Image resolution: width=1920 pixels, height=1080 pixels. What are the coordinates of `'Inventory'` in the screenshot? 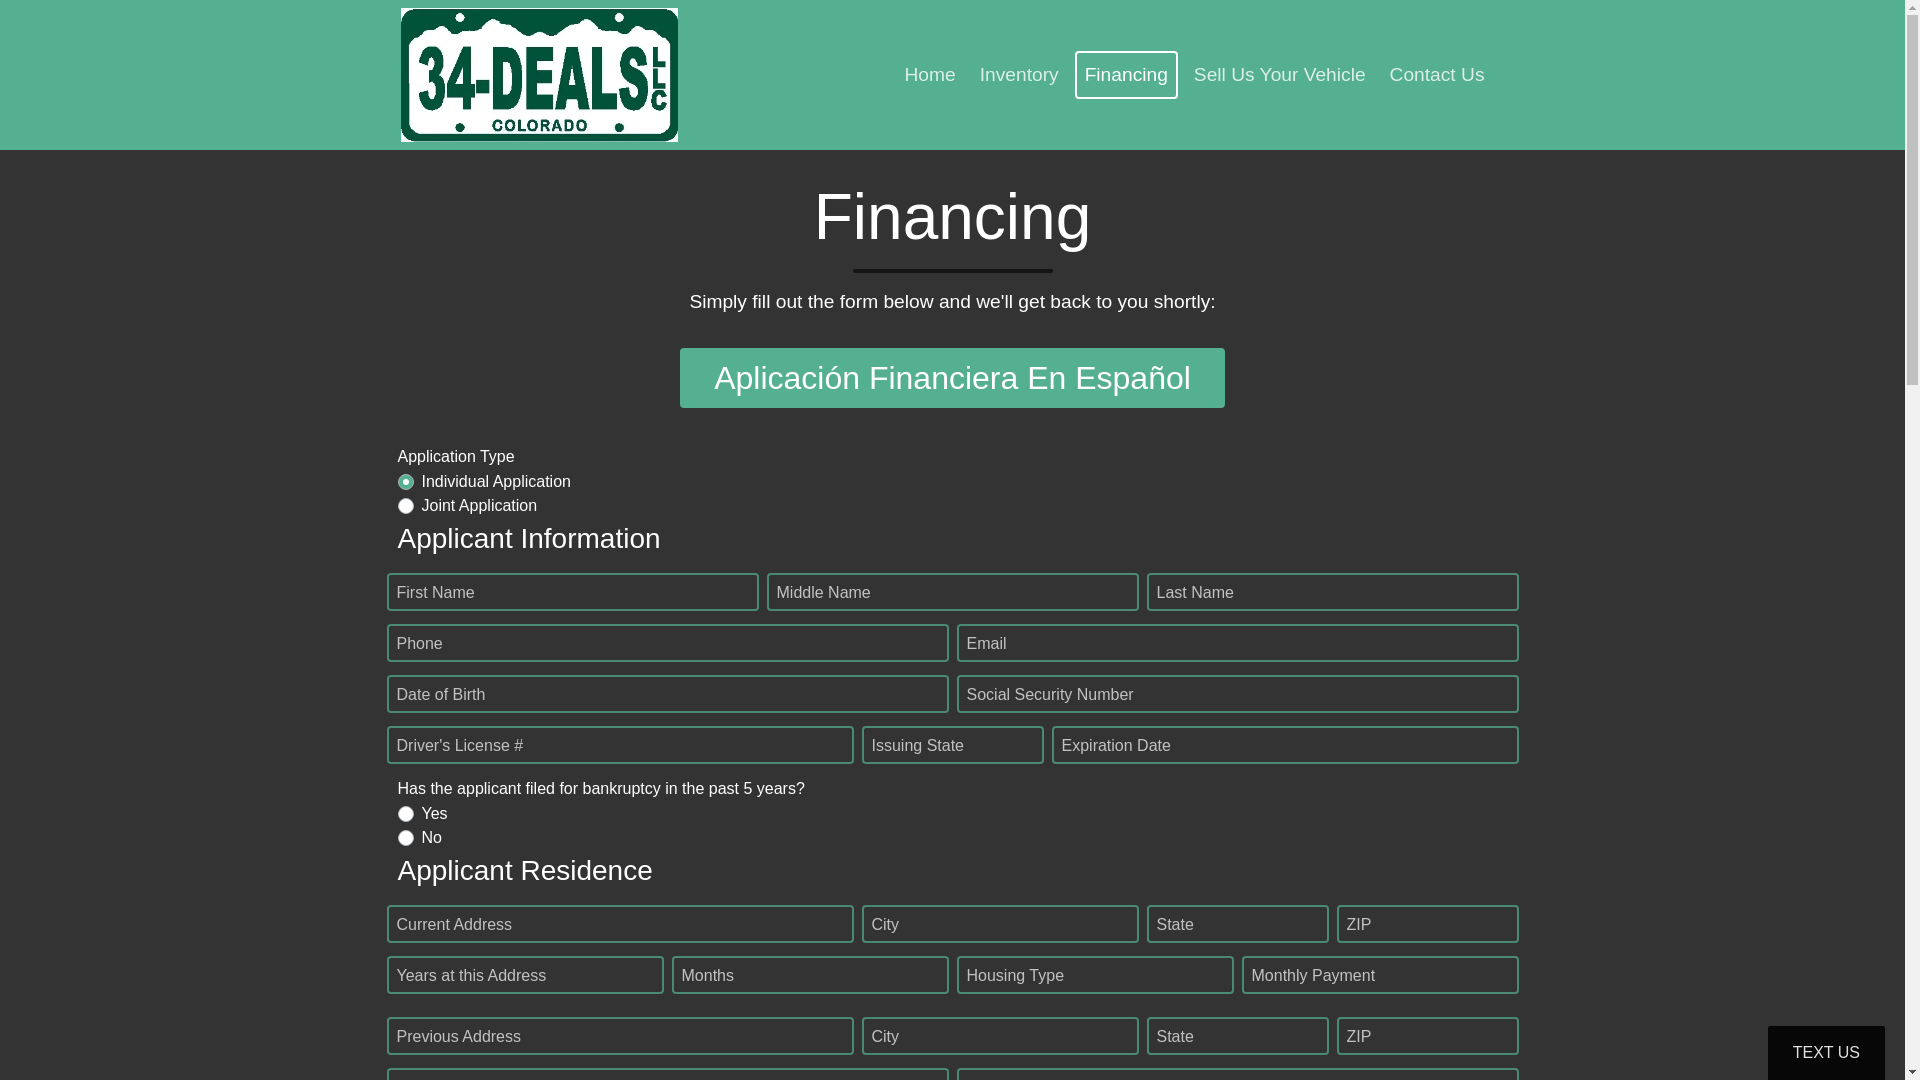 It's located at (1019, 74).